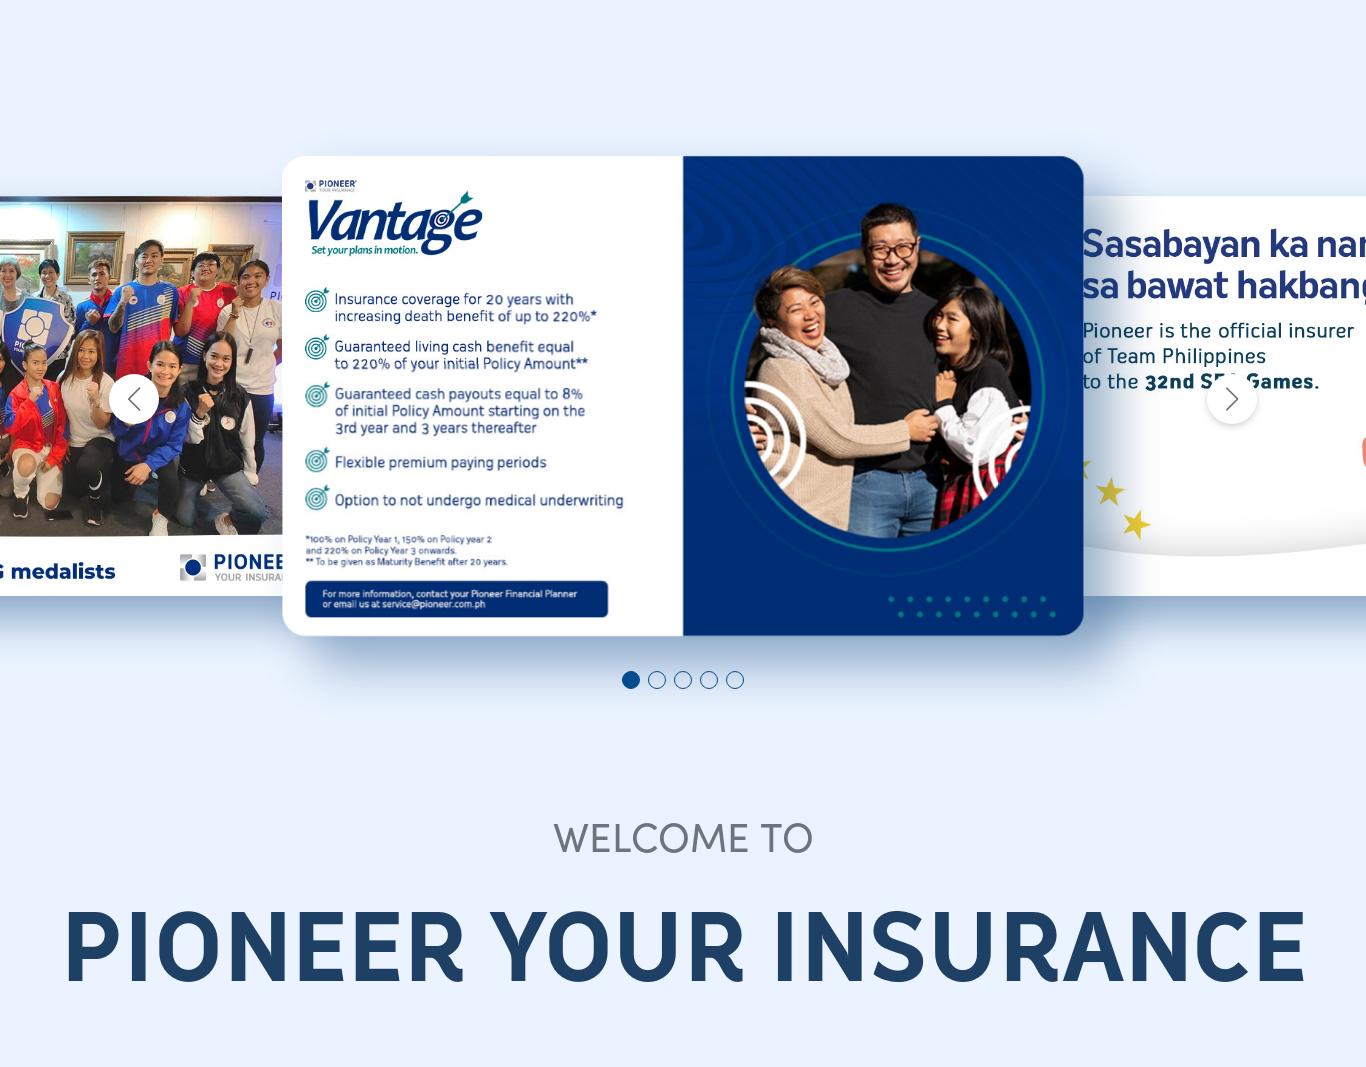 The width and height of the screenshot is (1366, 1067). What do you see at coordinates (243, 162) in the screenshot?
I see `'Branches
Near You'` at bounding box center [243, 162].